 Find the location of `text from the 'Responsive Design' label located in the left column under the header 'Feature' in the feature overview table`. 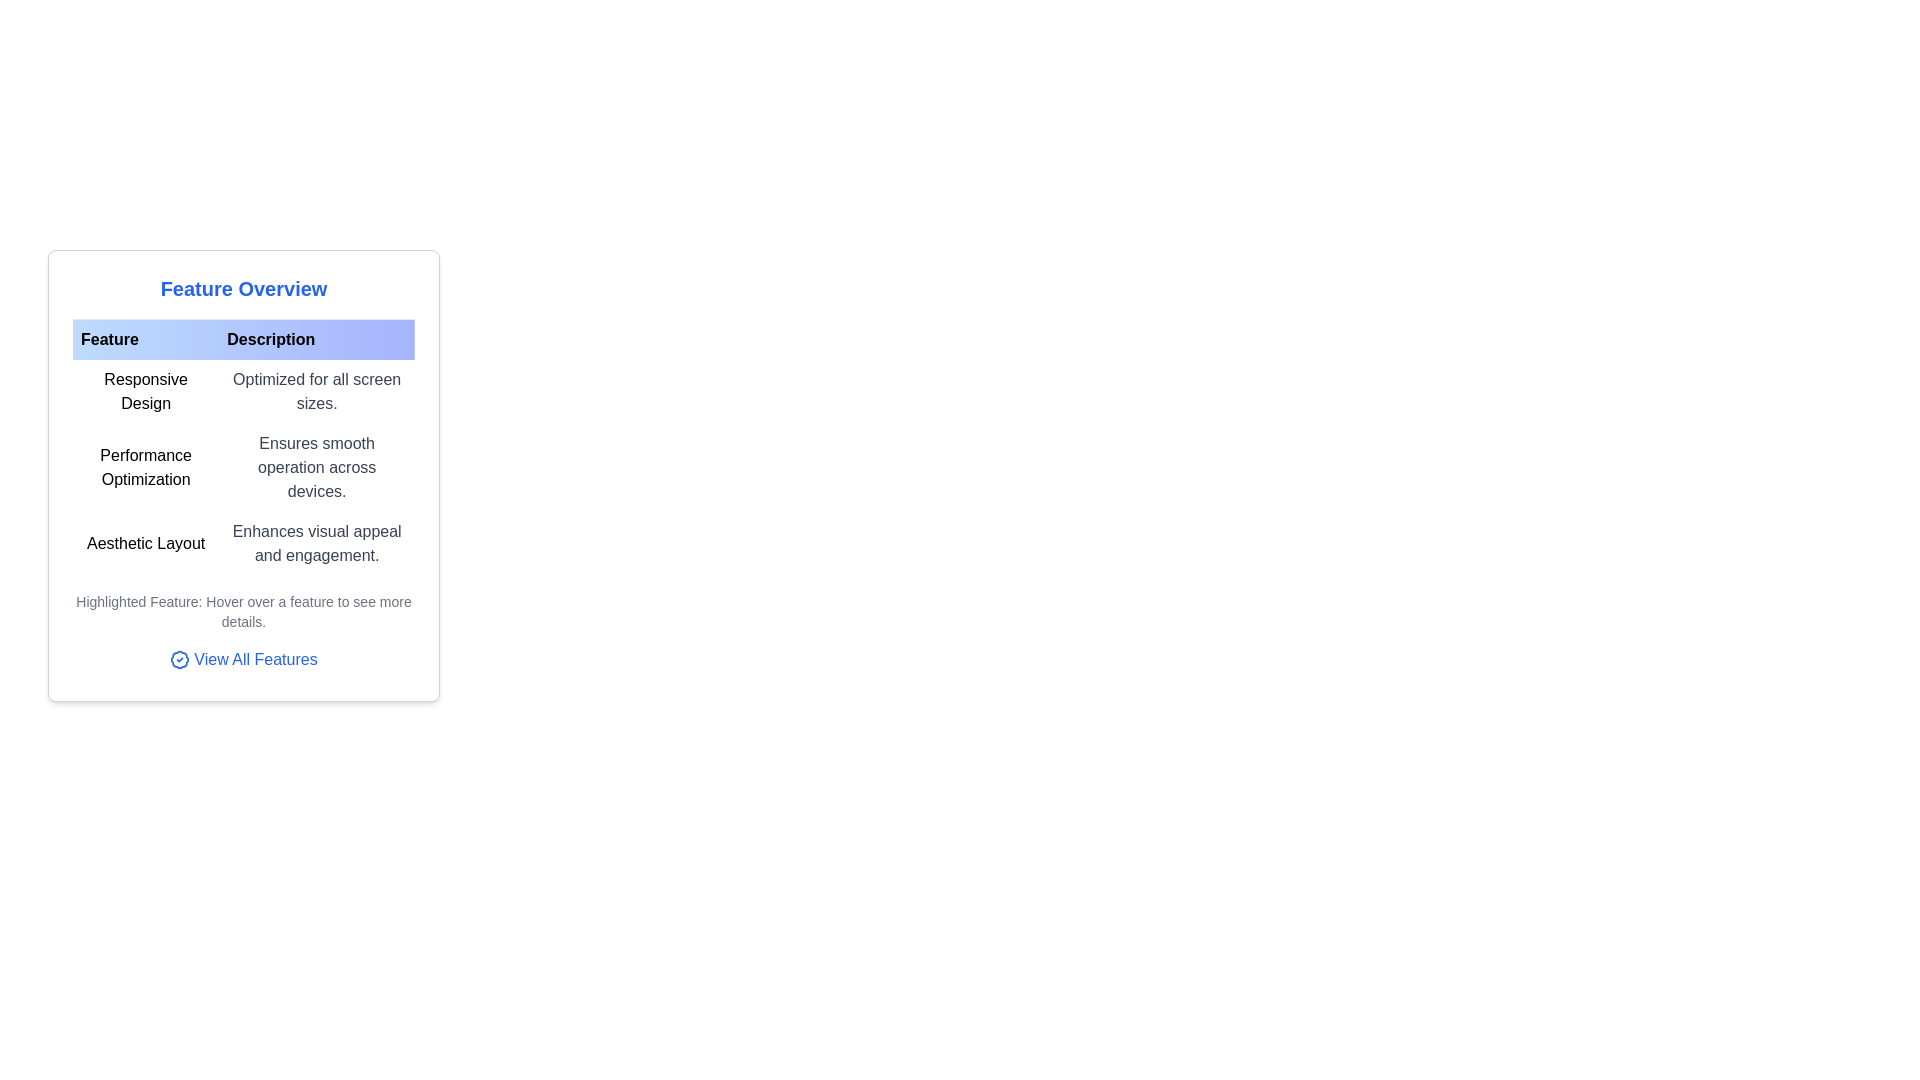

text from the 'Responsive Design' label located in the left column under the header 'Feature' in the feature overview table is located at coordinates (145, 392).